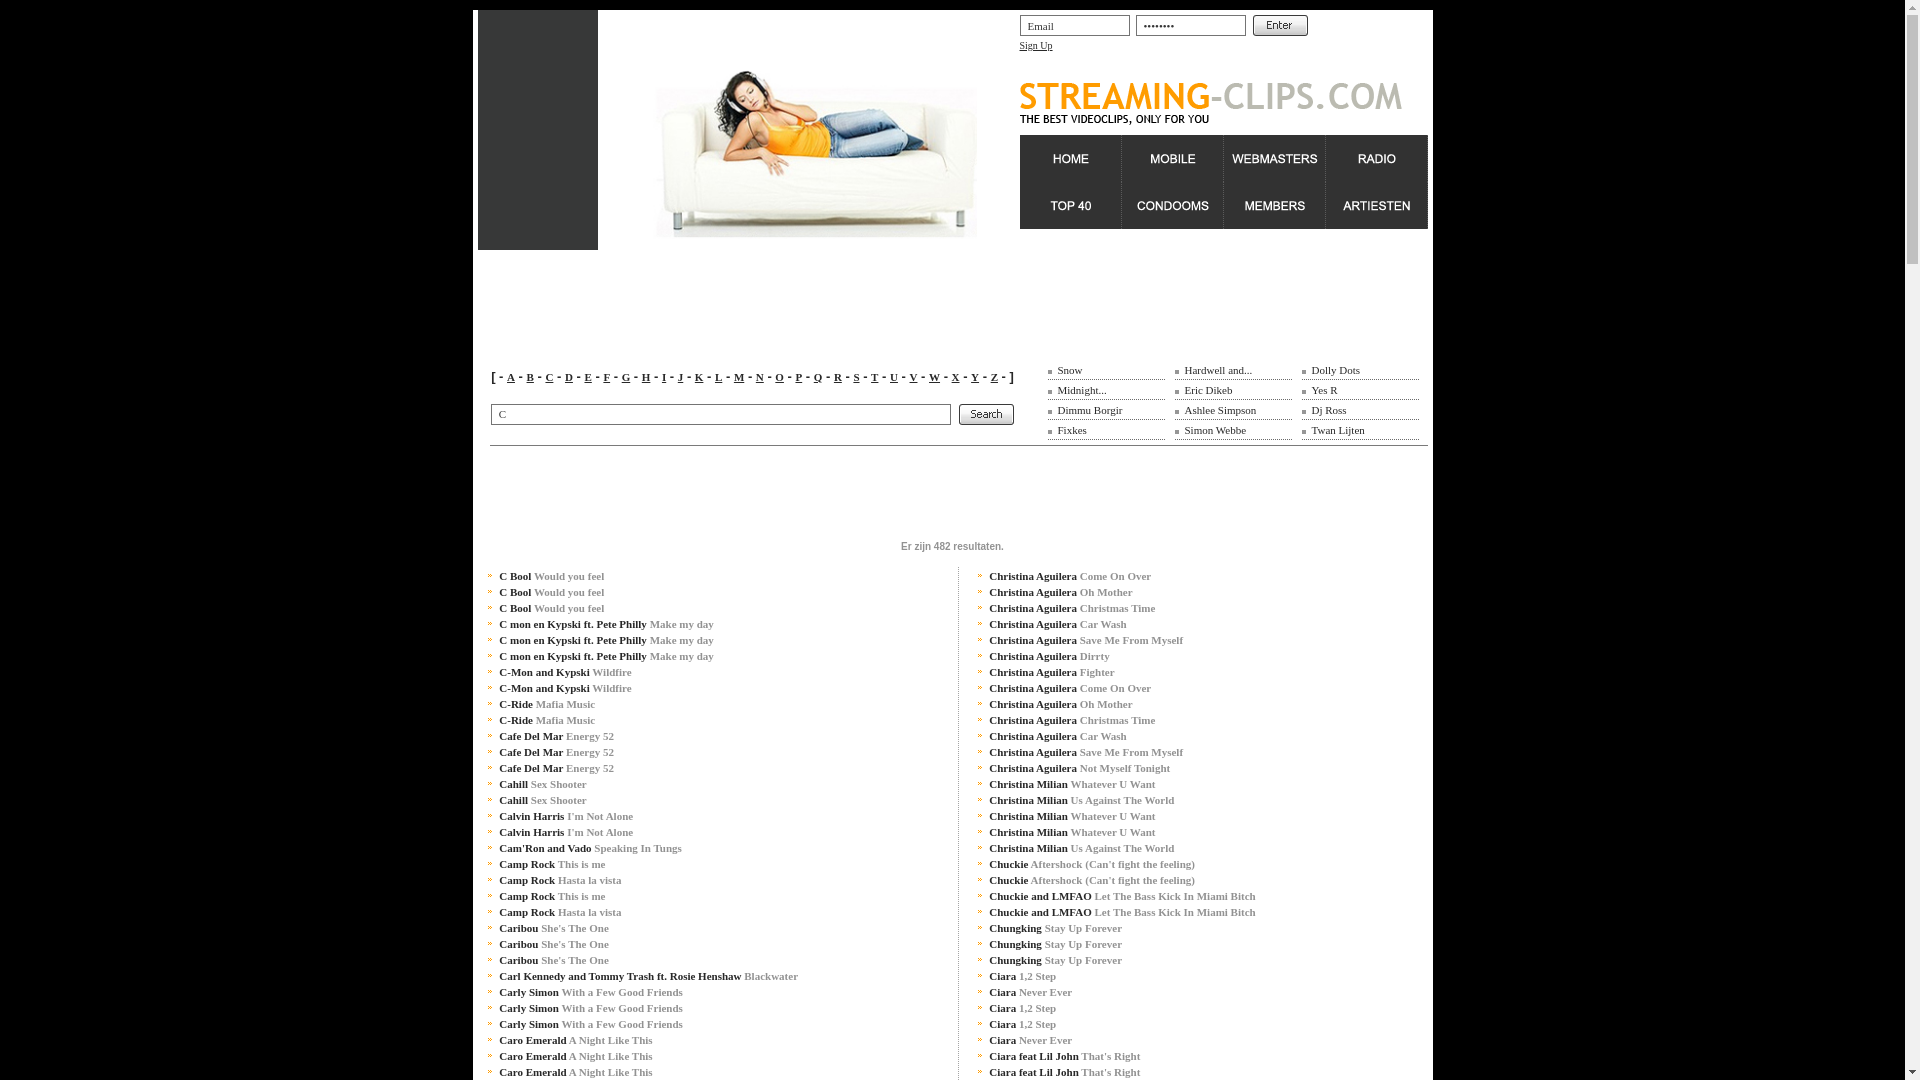 The image size is (1920, 1080). Describe the element at coordinates (933, 377) in the screenshot. I see `'W'` at that location.